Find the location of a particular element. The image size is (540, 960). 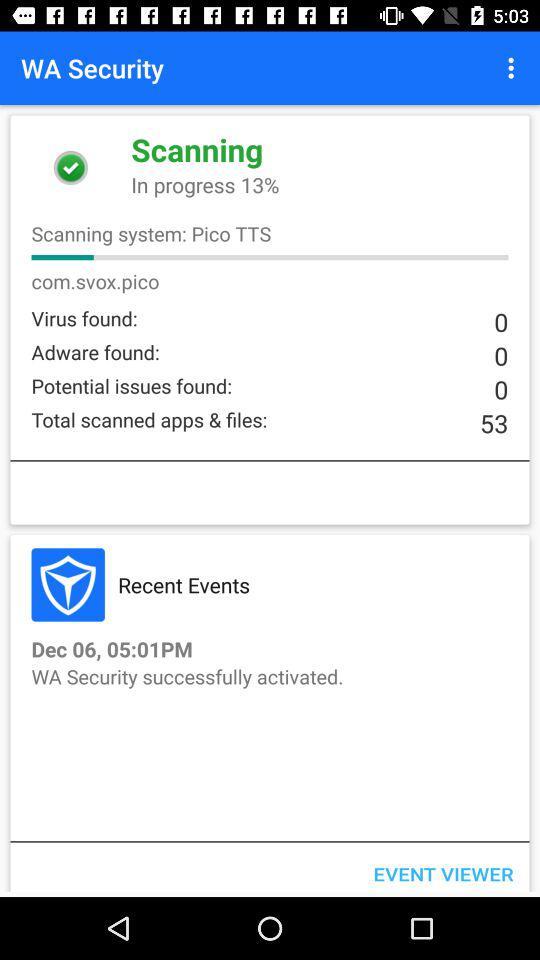

the icon at the bottom right corner is located at coordinates (443, 868).